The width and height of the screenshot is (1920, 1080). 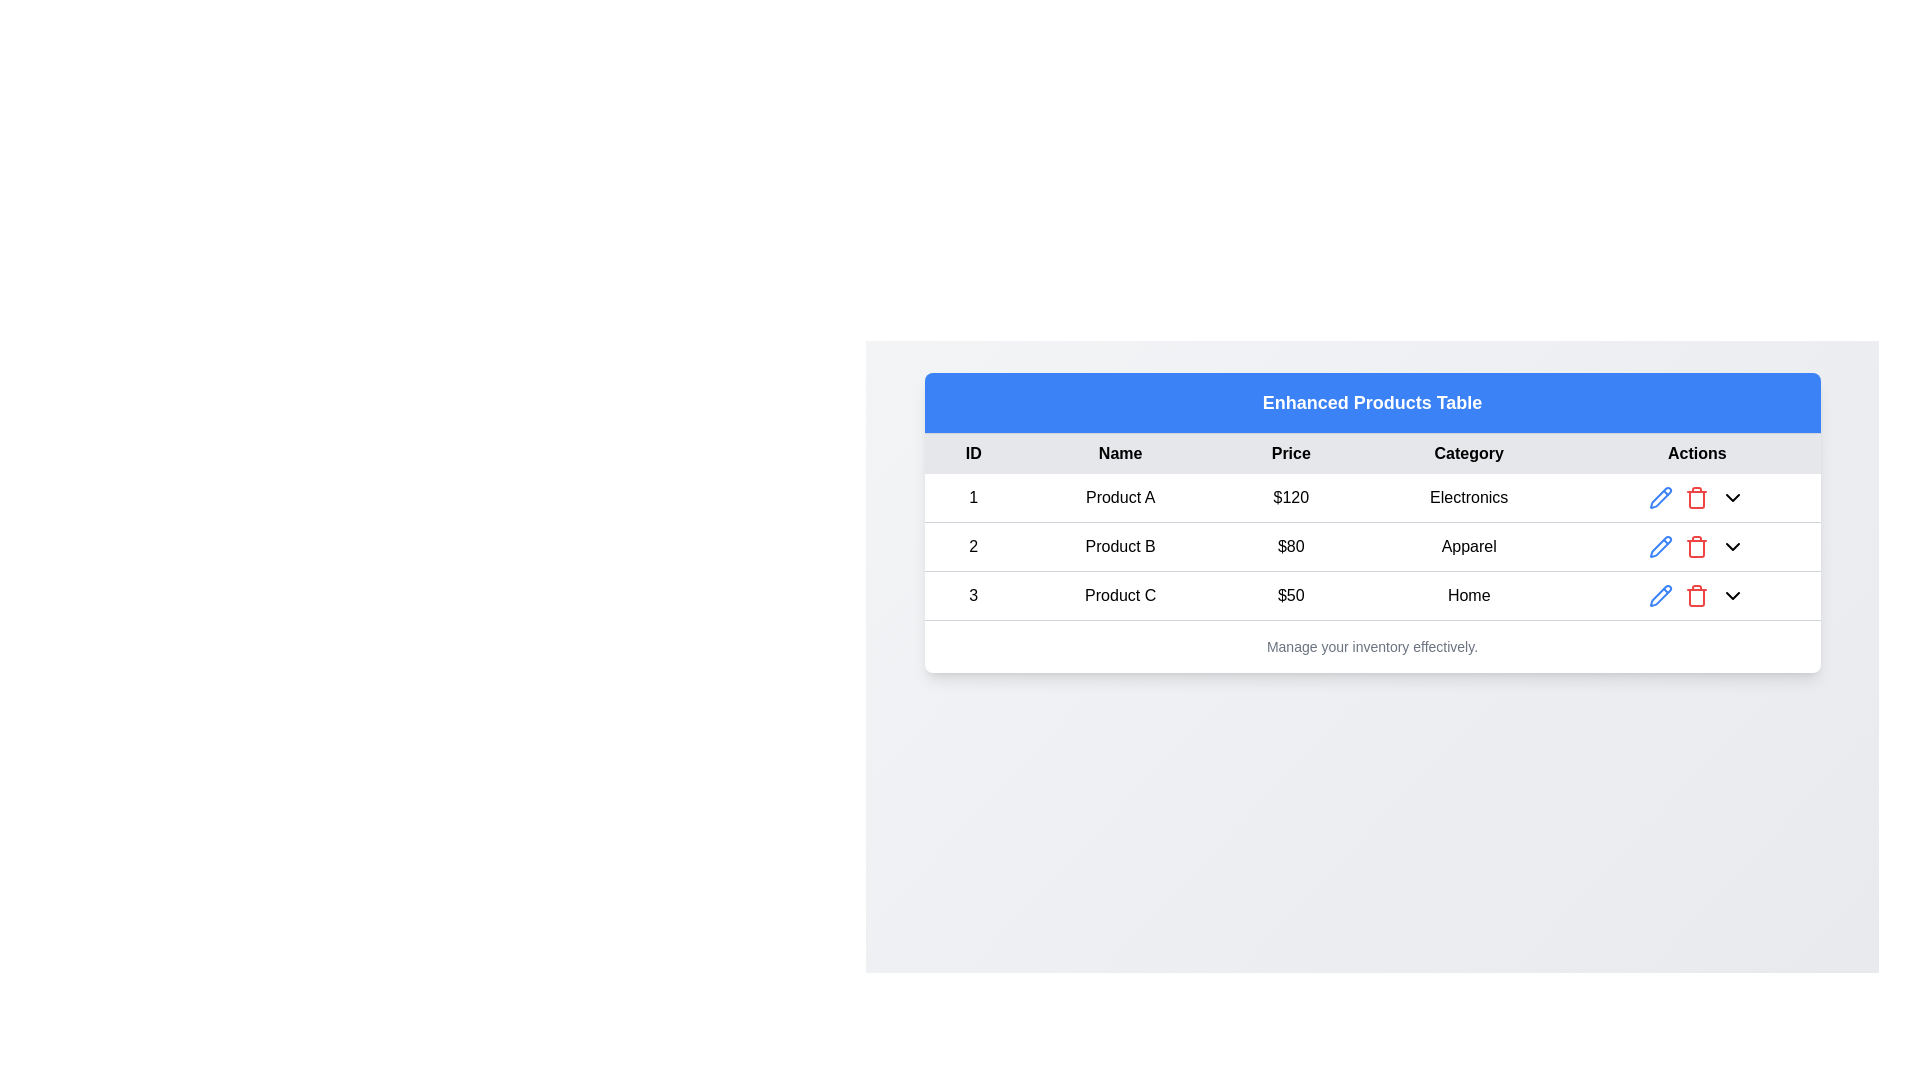 What do you see at coordinates (1732, 595) in the screenshot?
I see `the downward chevron icon in the 'Actions' column of the third row` at bounding box center [1732, 595].